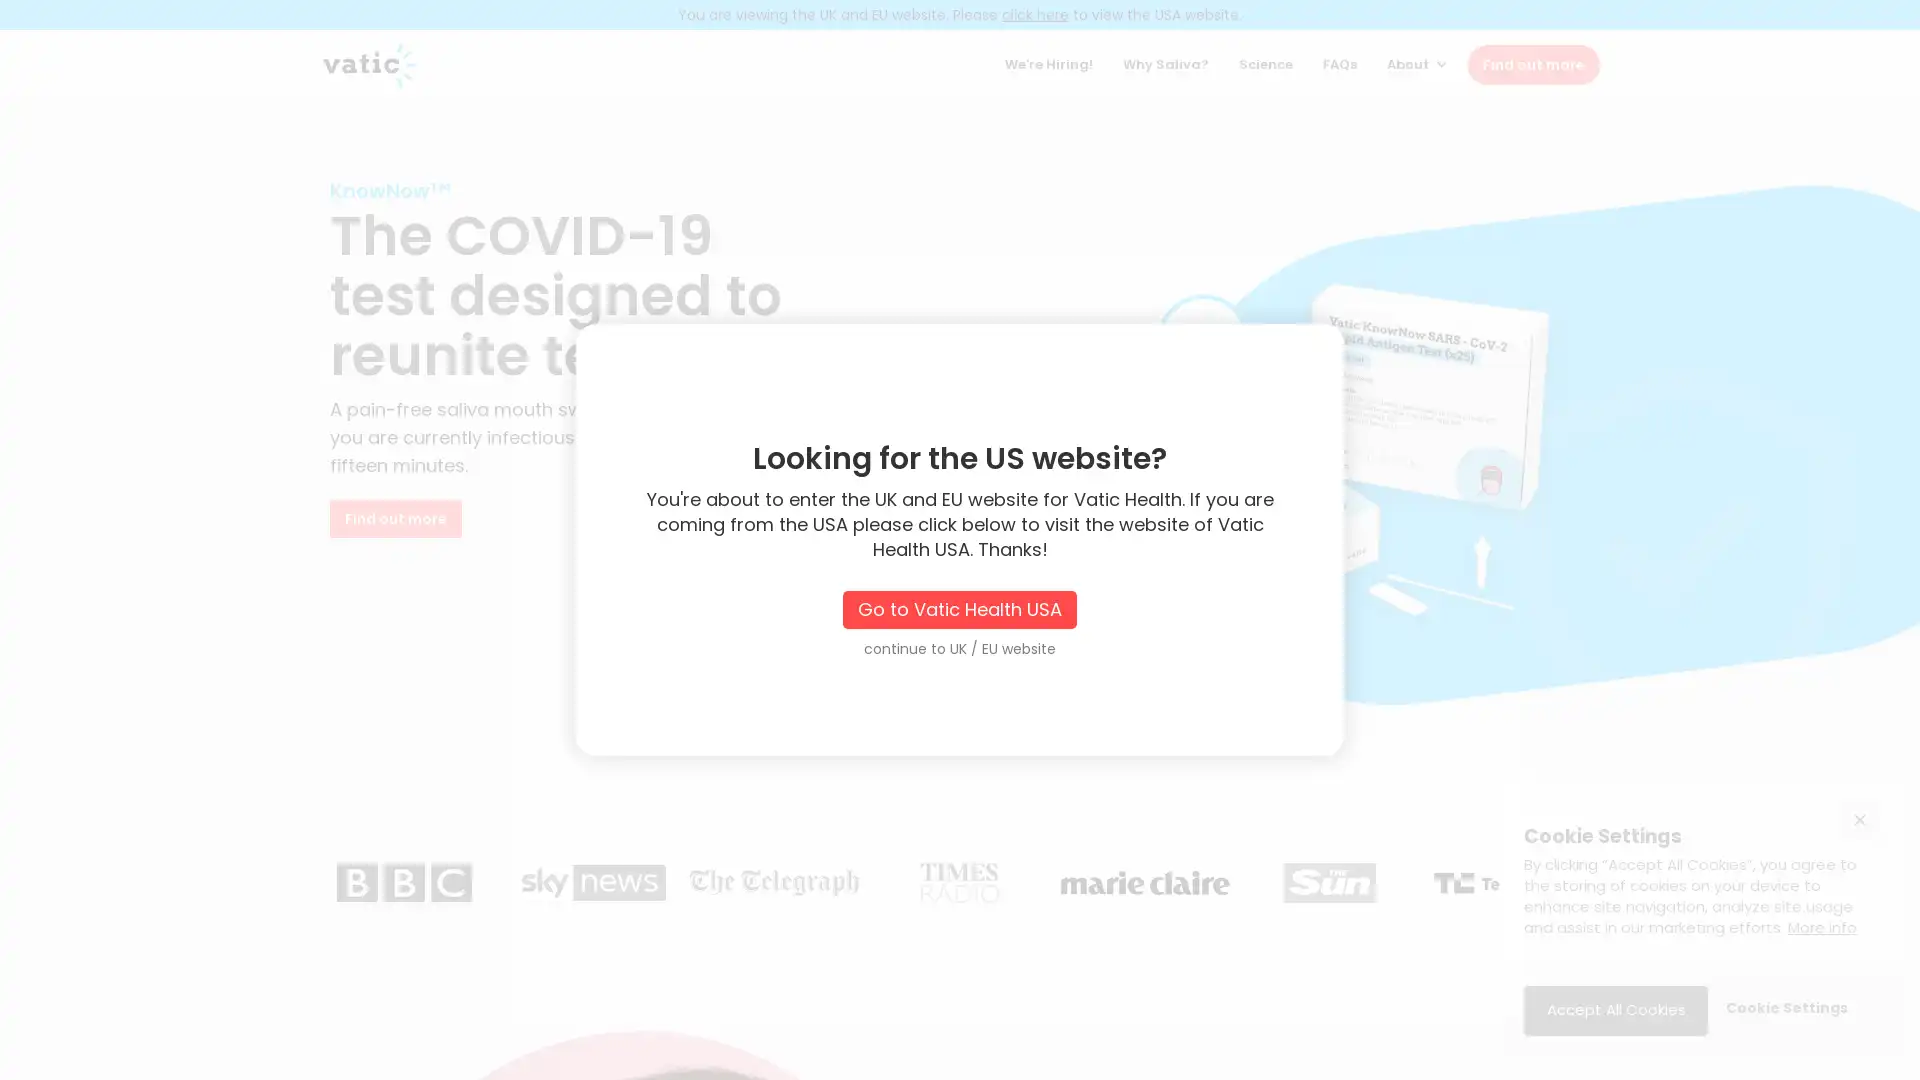 The width and height of the screenshot is (1920, 1080). Describe the element at coordinates (1786, 1010) in the screenshot. I see `Cookie Settings` at that location.